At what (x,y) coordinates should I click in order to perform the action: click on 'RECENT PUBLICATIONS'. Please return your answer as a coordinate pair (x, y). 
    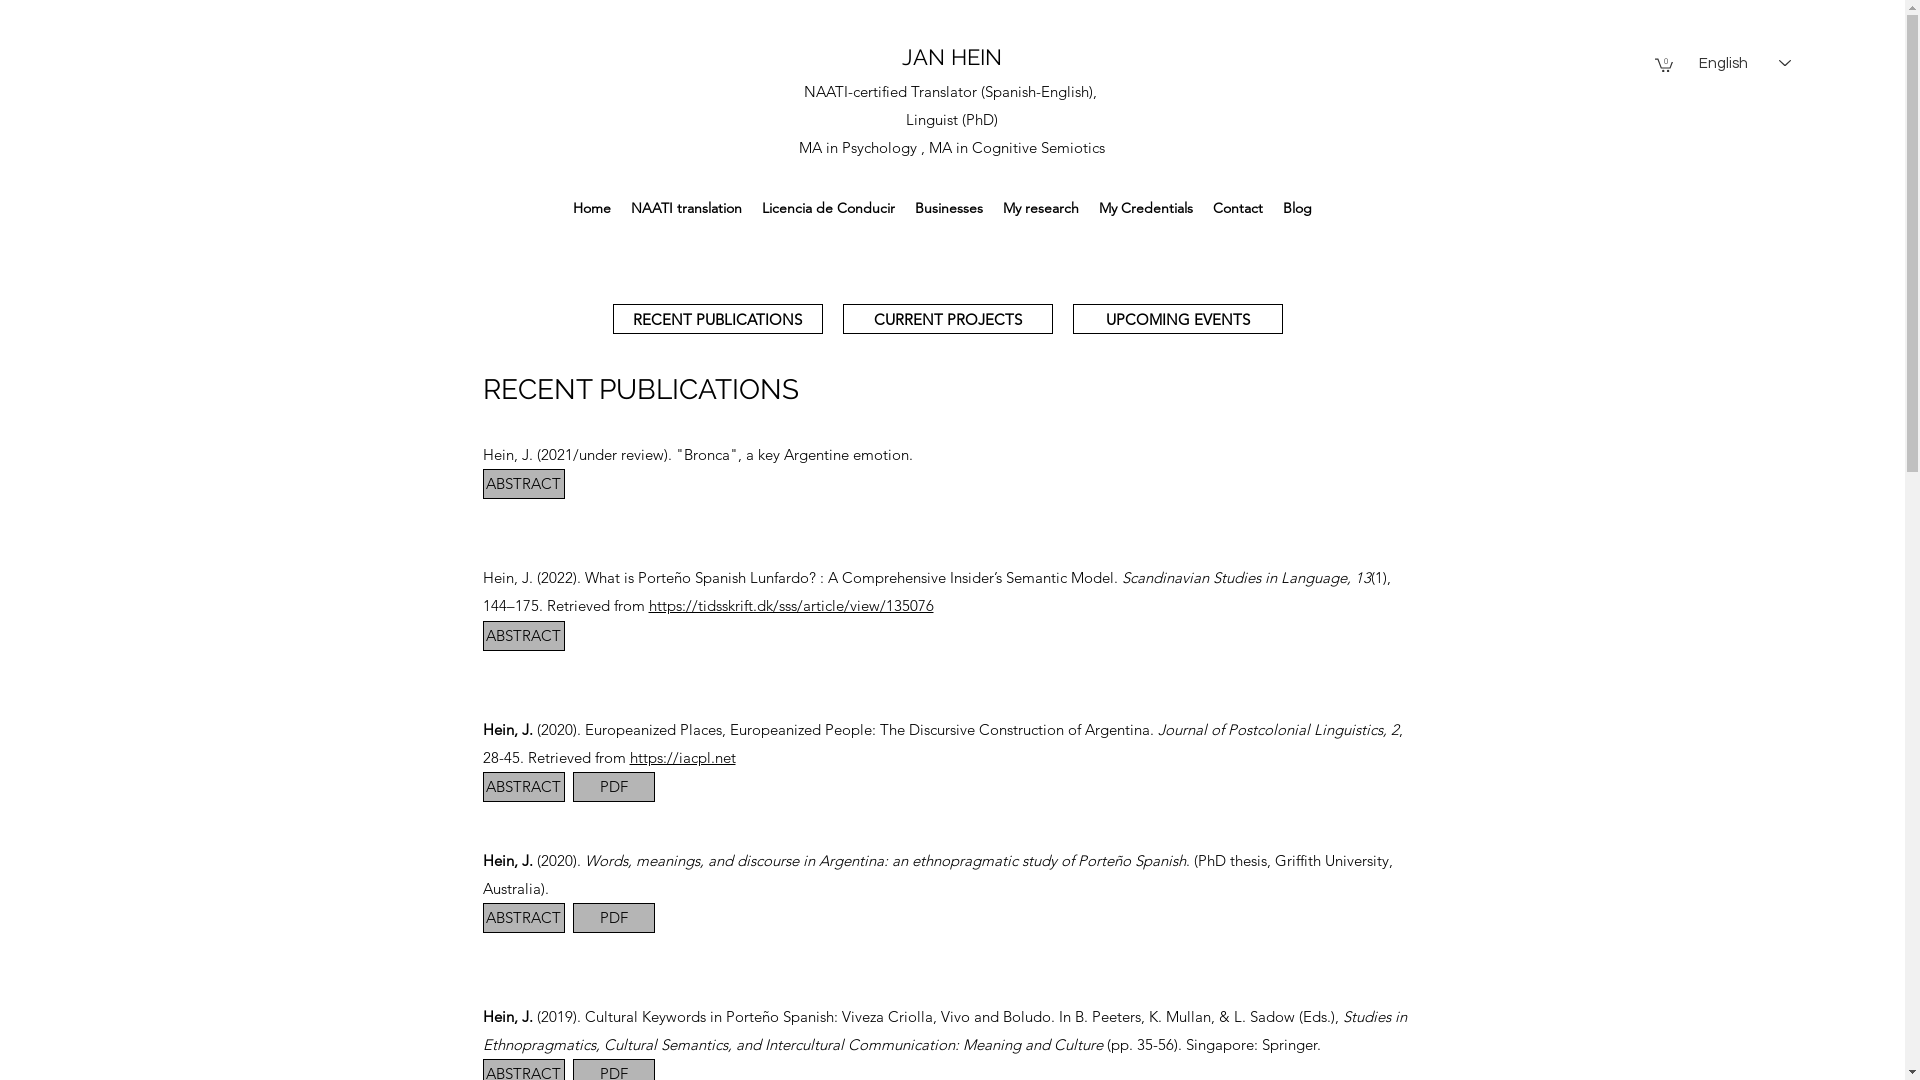
    Looking at the image, I should click on (716, 318).